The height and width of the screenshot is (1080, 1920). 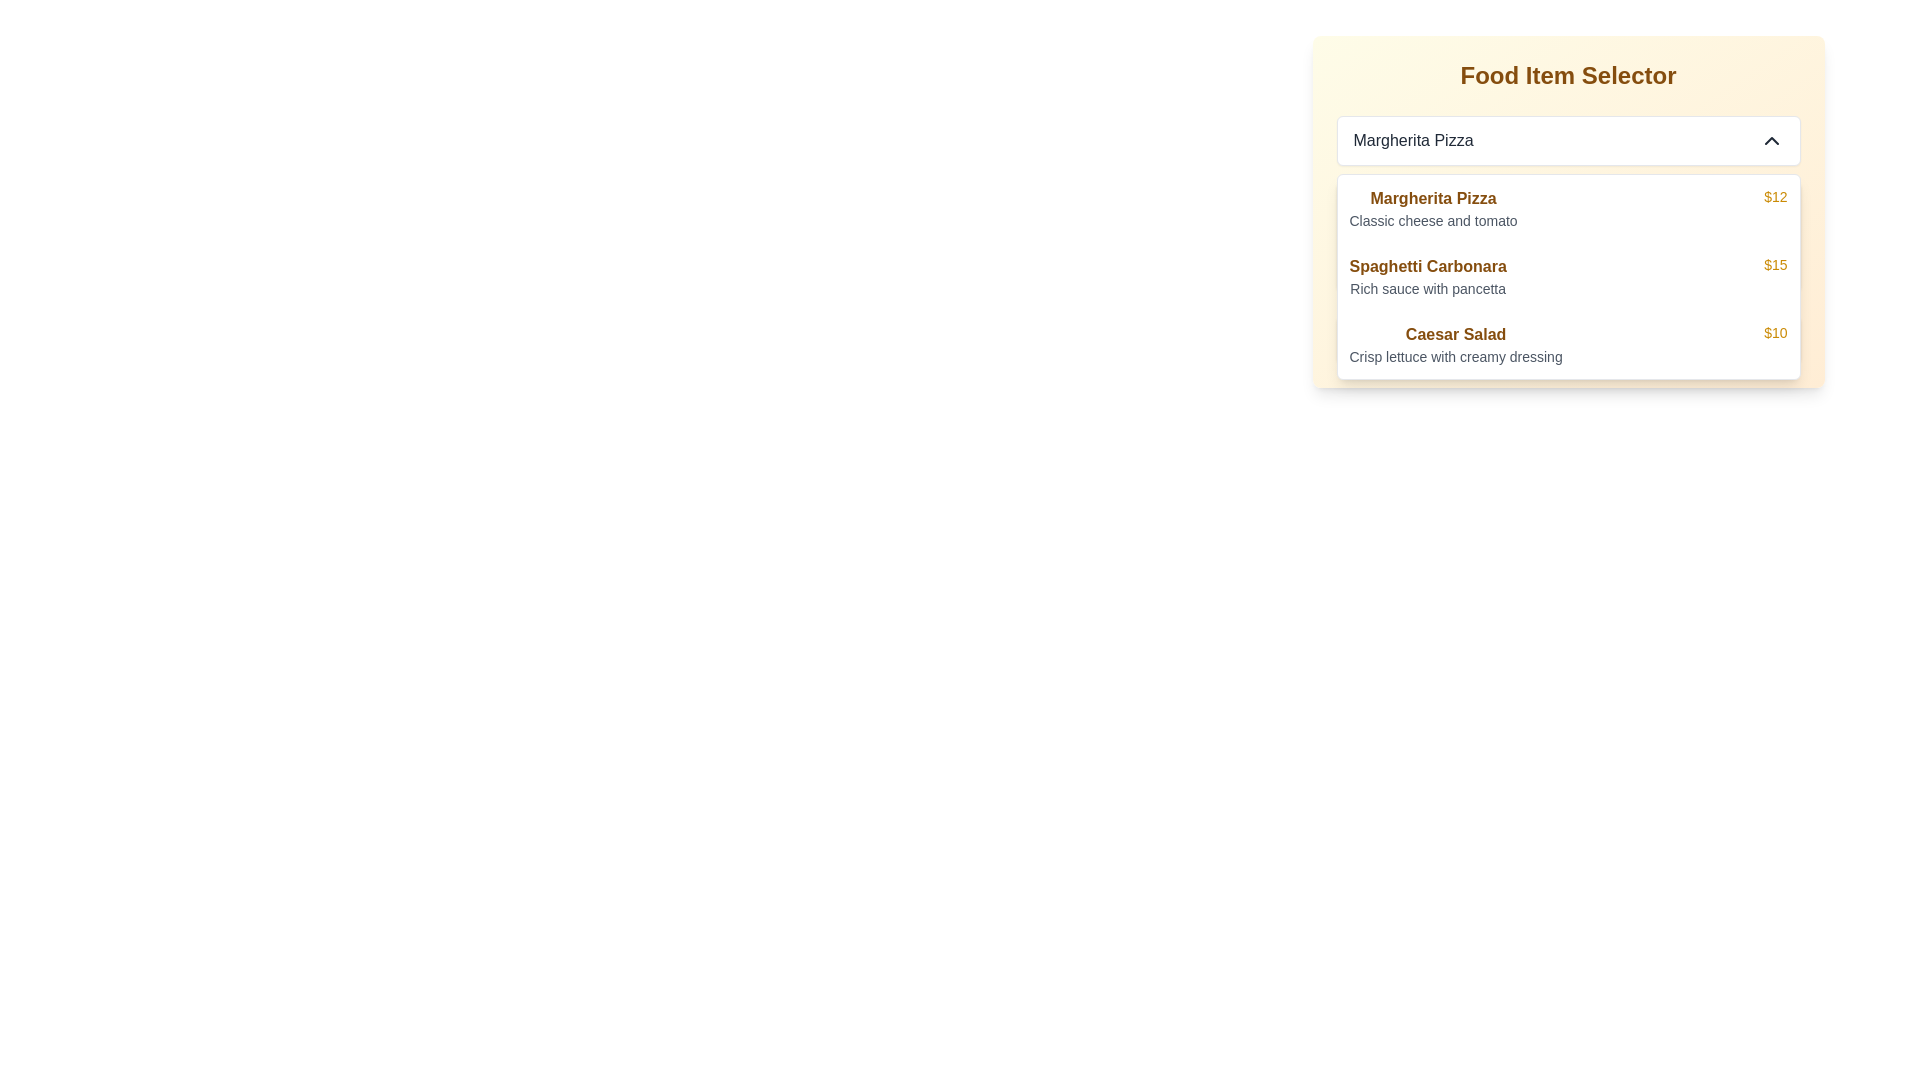 What do you see at coordinates (1427, 265) in the screenshot?
I see `the bold yellowish-brown text label that reads 'Spaghetti Carbonara'` at bounding box center [1427, 265].